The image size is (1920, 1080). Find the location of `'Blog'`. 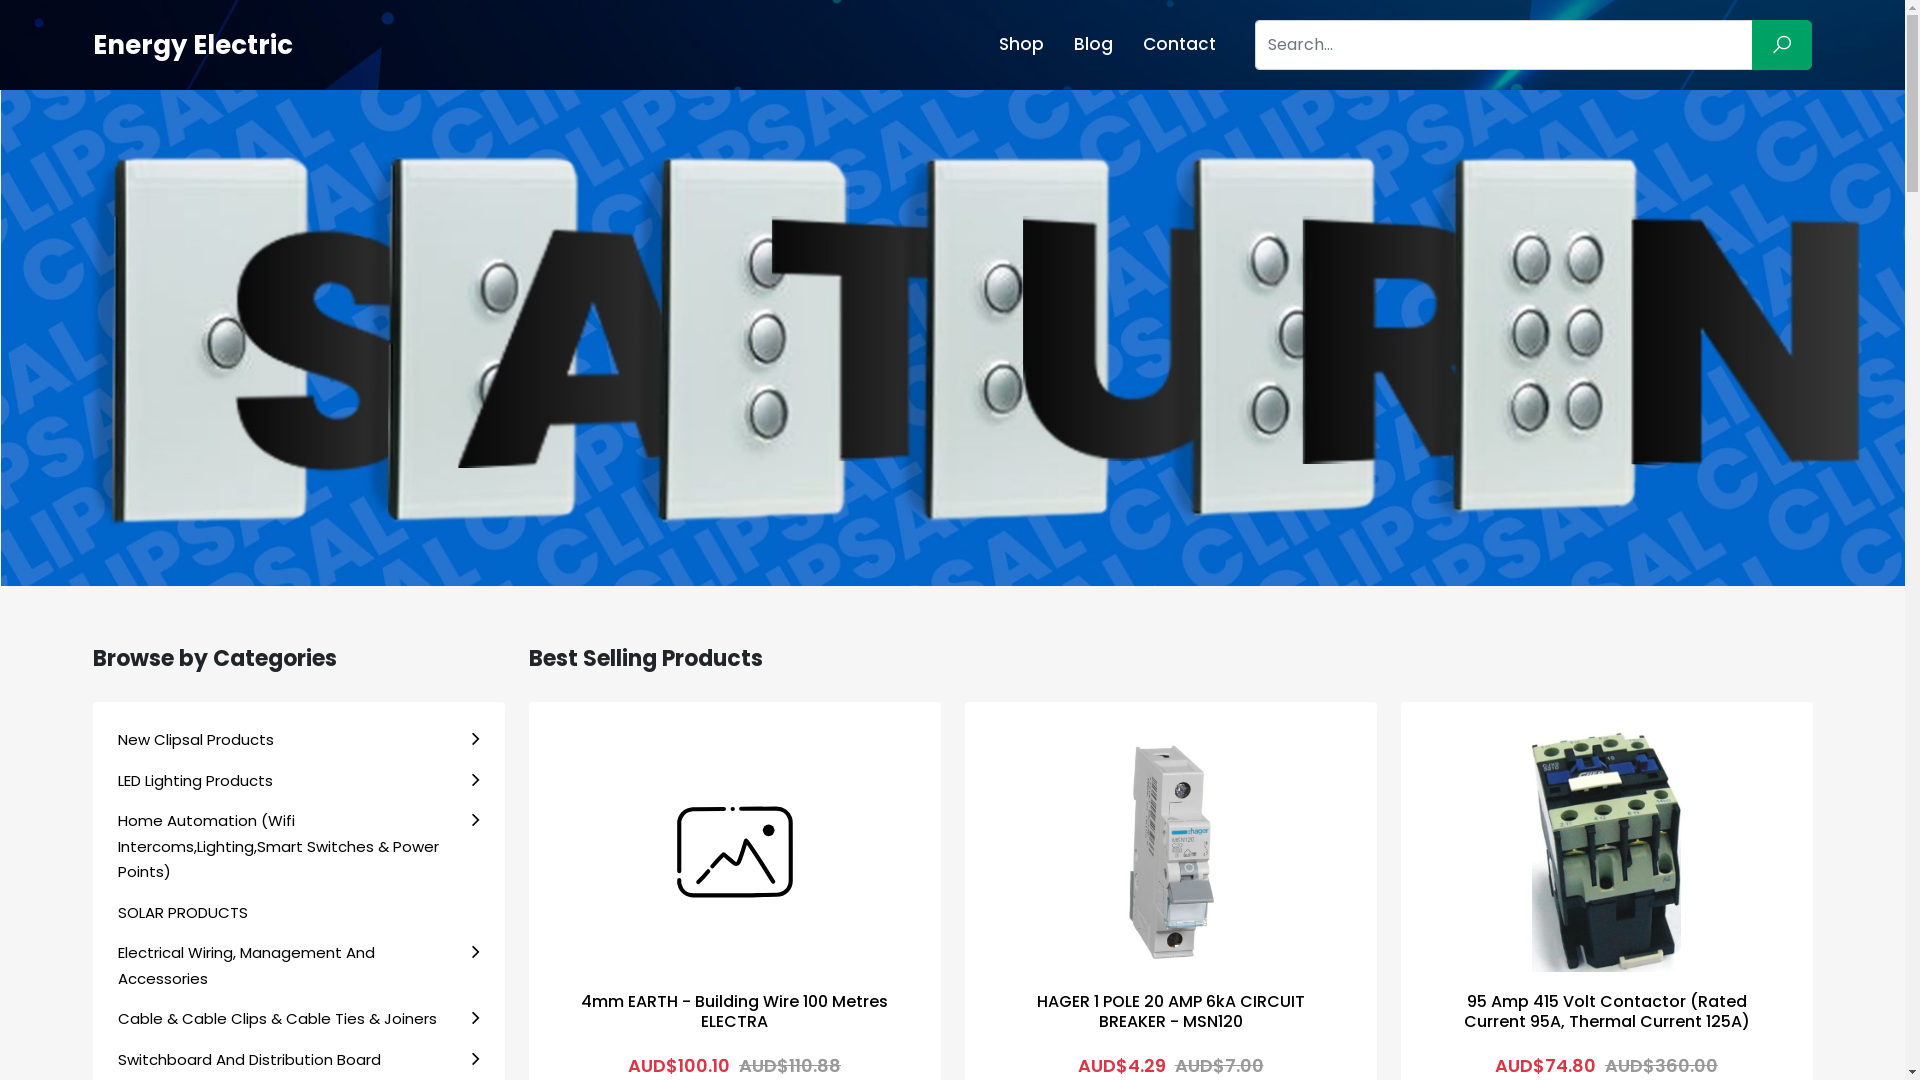

'Blog' is located at coordinates (1058, 44).